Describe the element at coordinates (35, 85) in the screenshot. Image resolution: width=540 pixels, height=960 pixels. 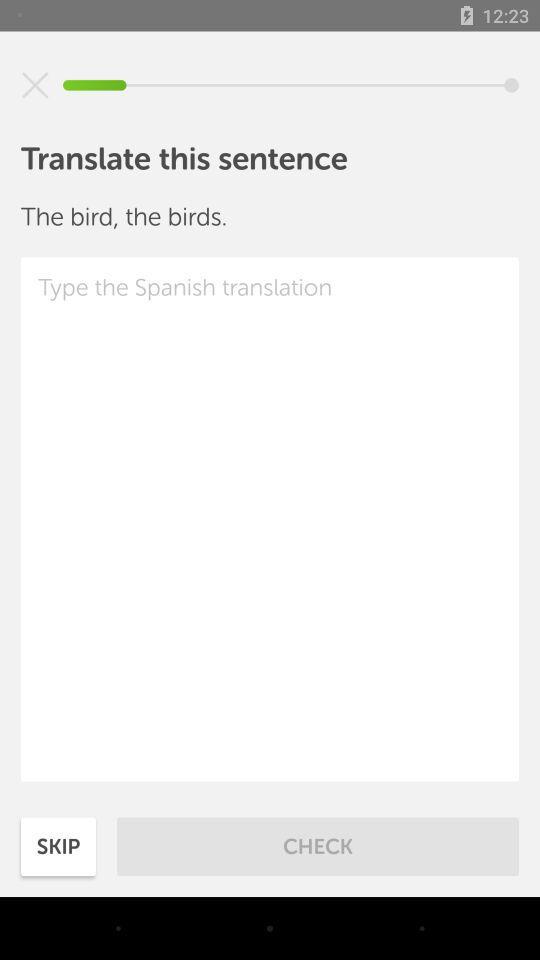
I see `close` at that location.